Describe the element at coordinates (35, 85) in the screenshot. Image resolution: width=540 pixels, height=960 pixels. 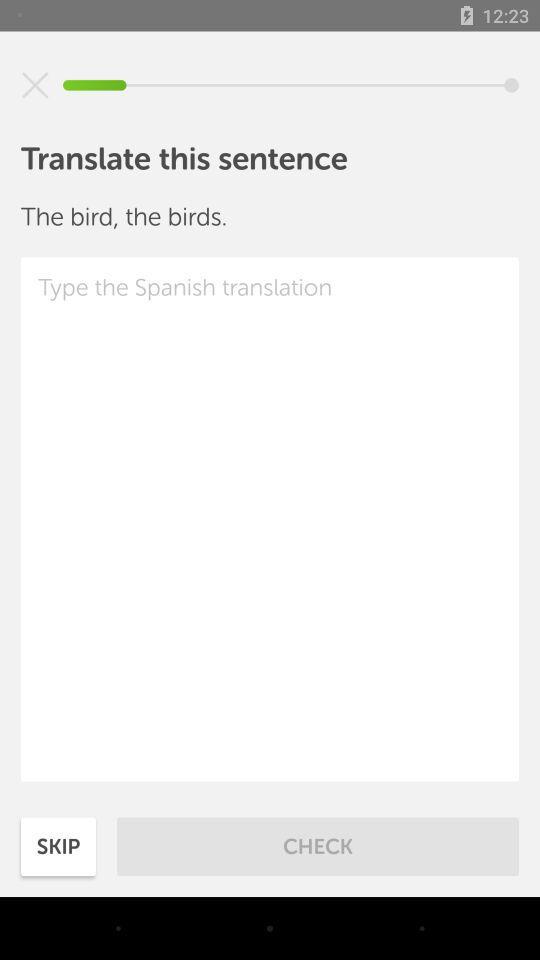
I see `close` at that location.